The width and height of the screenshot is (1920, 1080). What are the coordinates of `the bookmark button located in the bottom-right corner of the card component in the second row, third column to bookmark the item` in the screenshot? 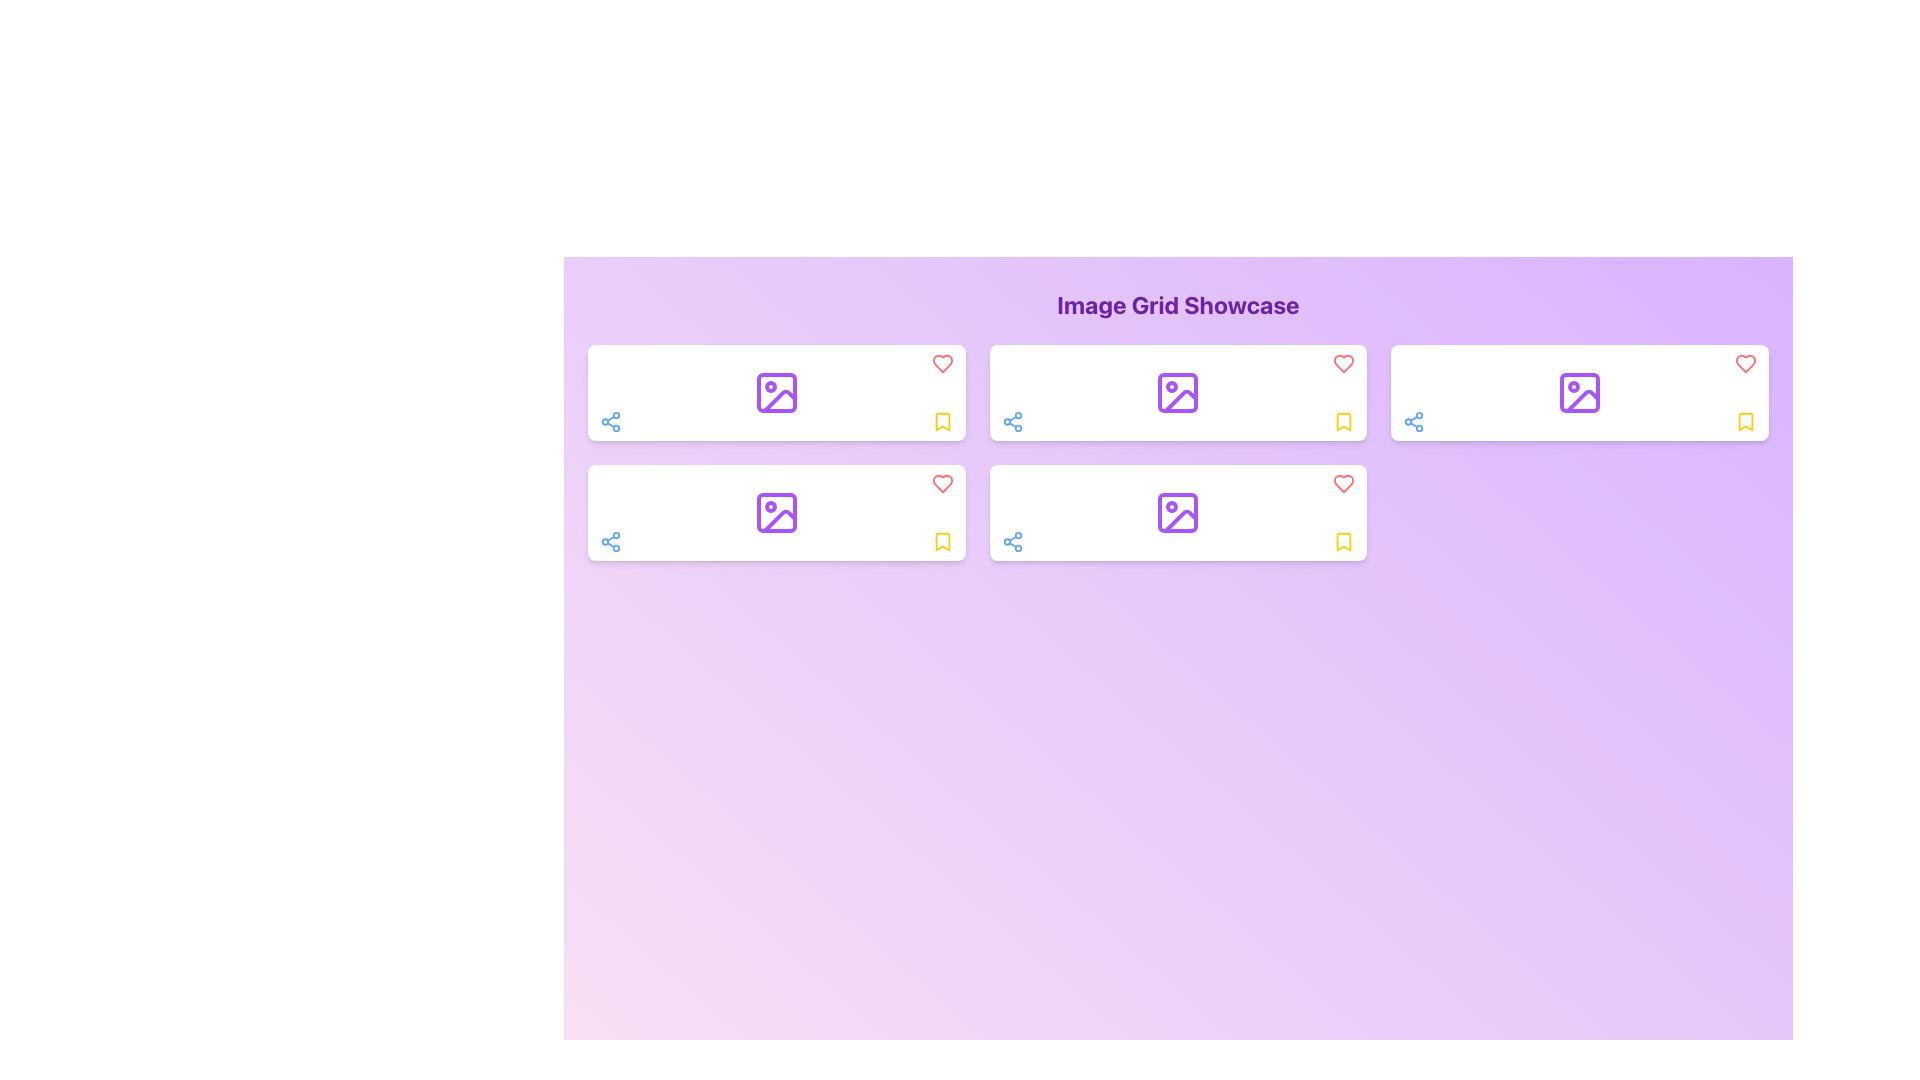 It's located at (941, 542).